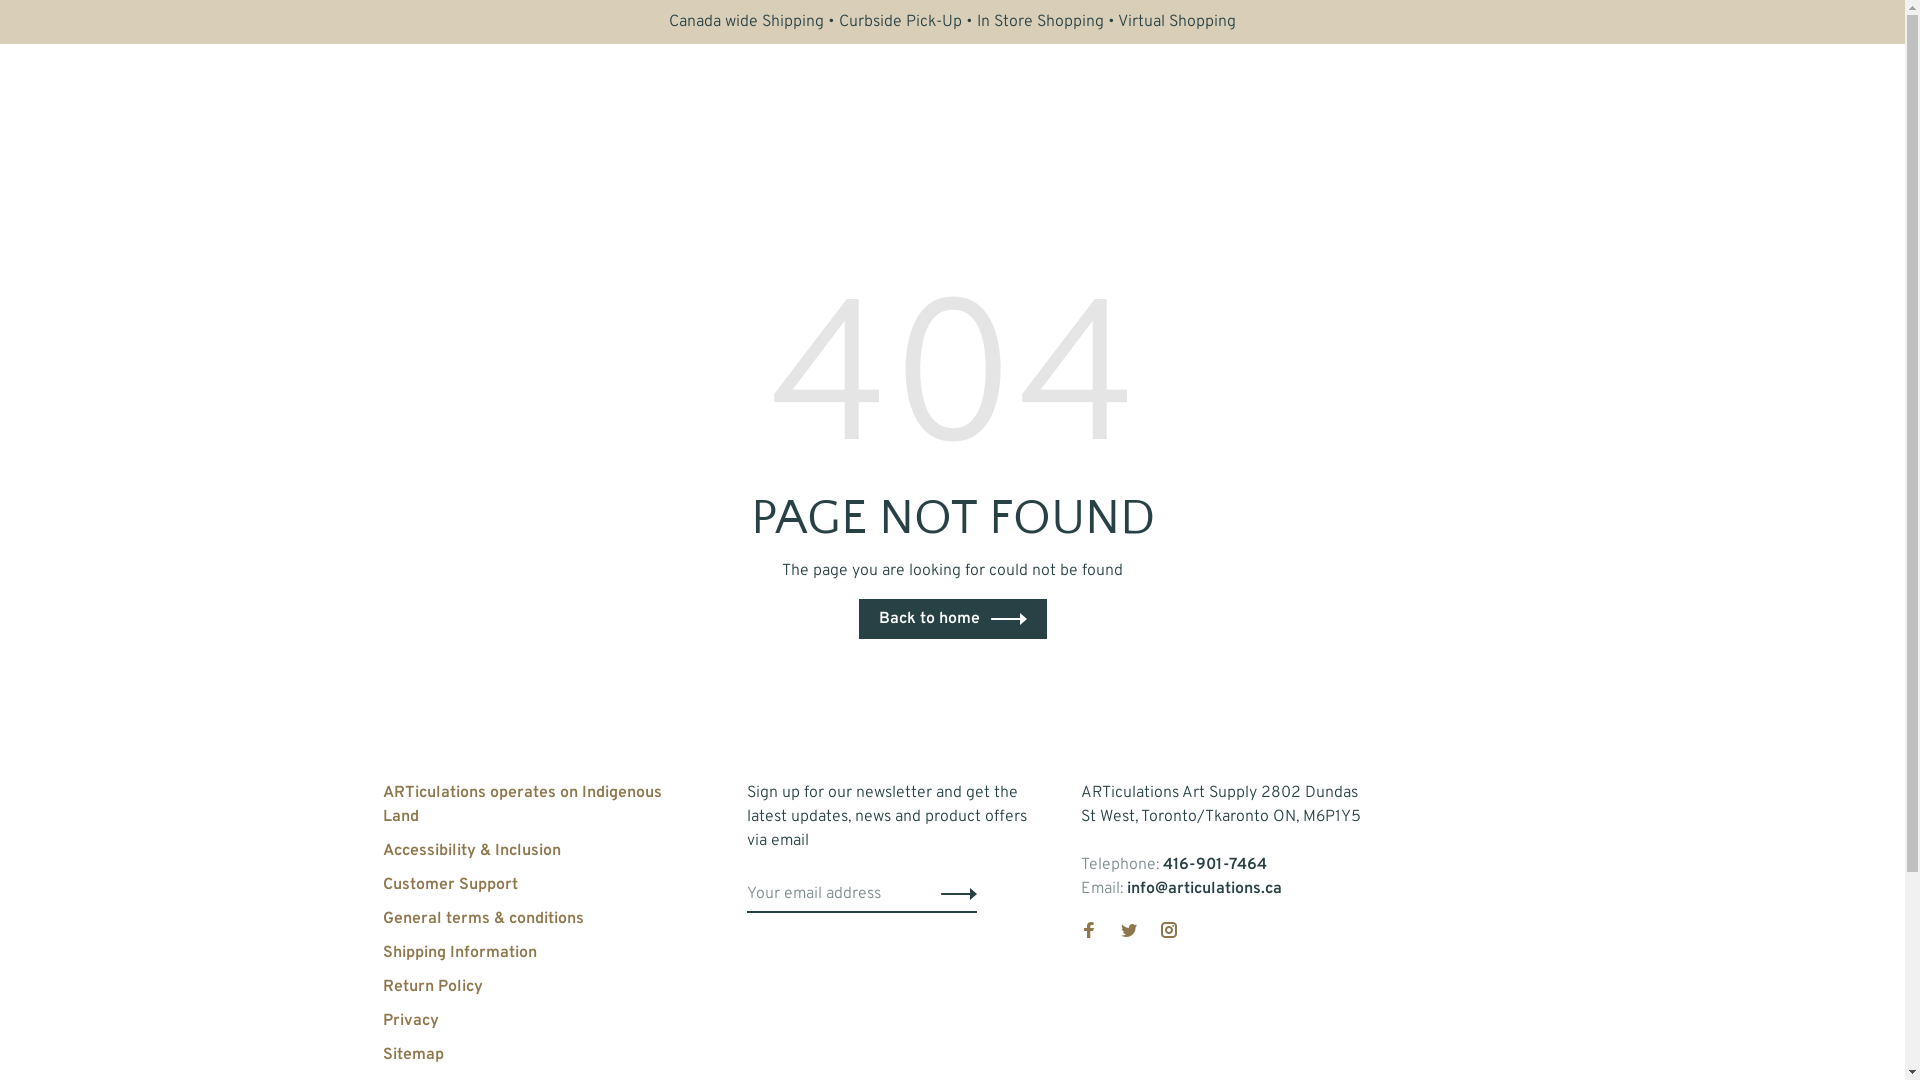  I want to click on 'Twitter', so click(1128, 933).